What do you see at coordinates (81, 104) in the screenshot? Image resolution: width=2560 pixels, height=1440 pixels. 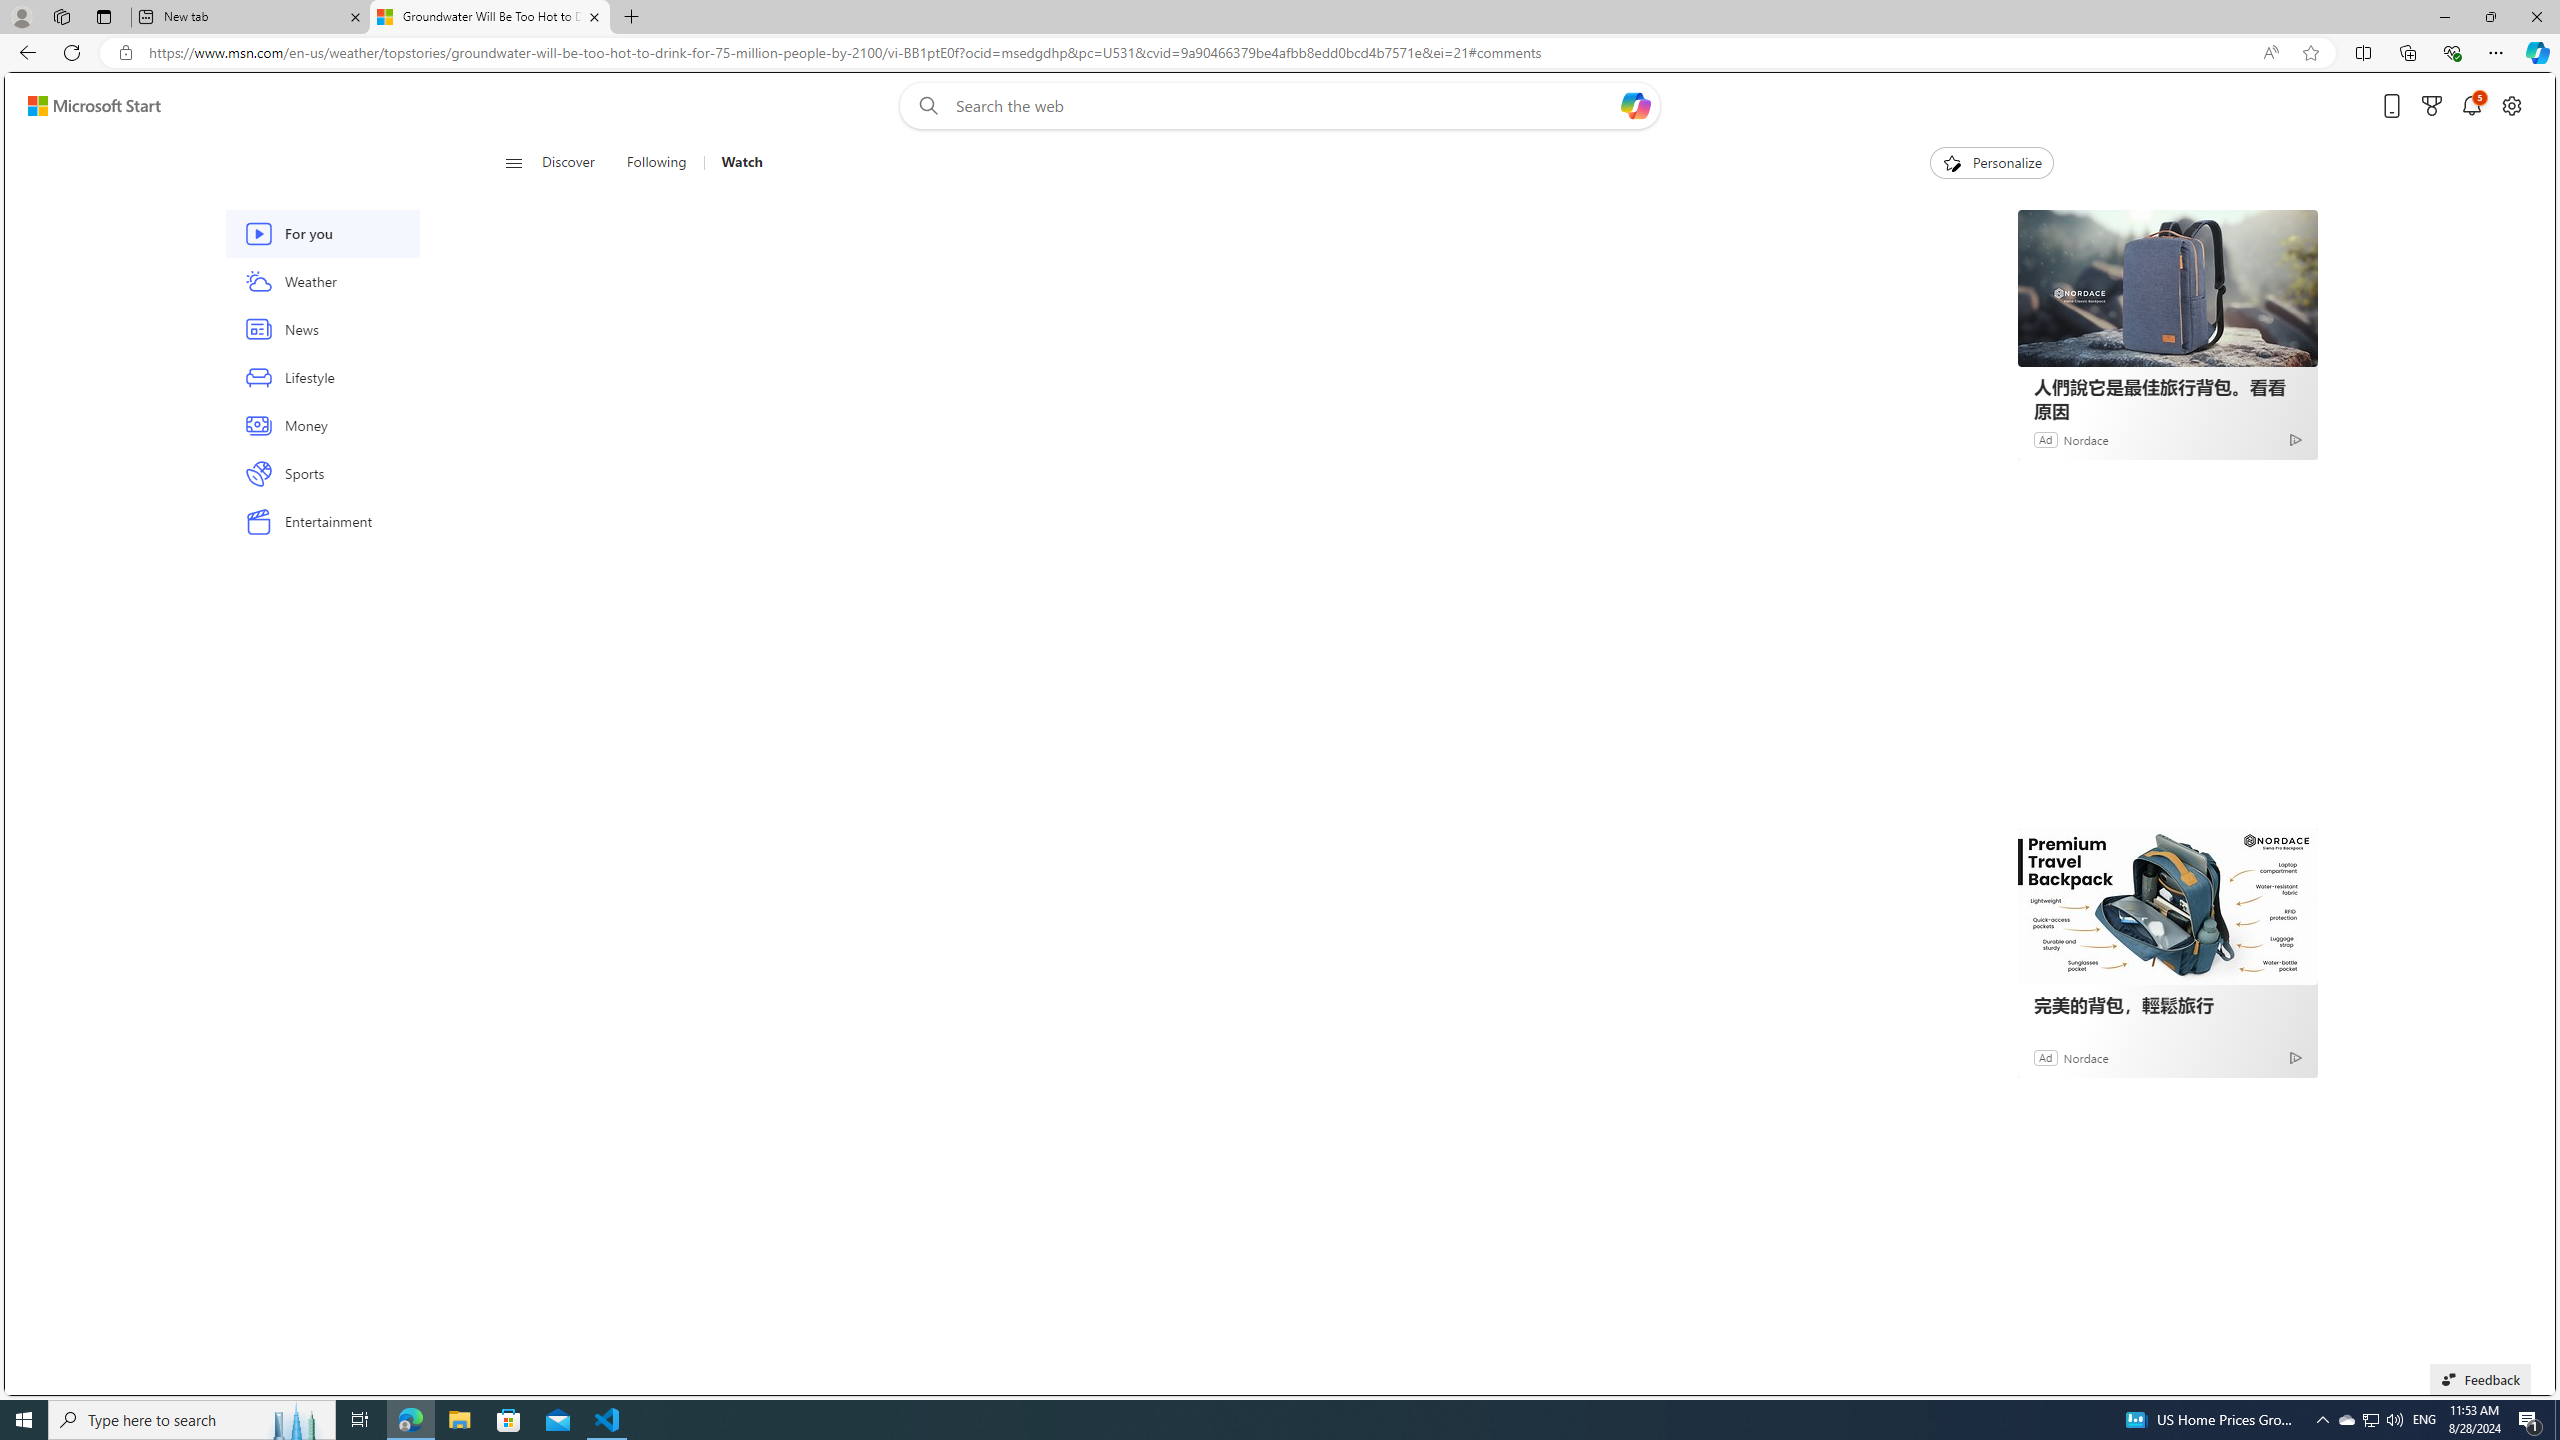 I see `'Skip to footer'` at bounding box center [81, 104].